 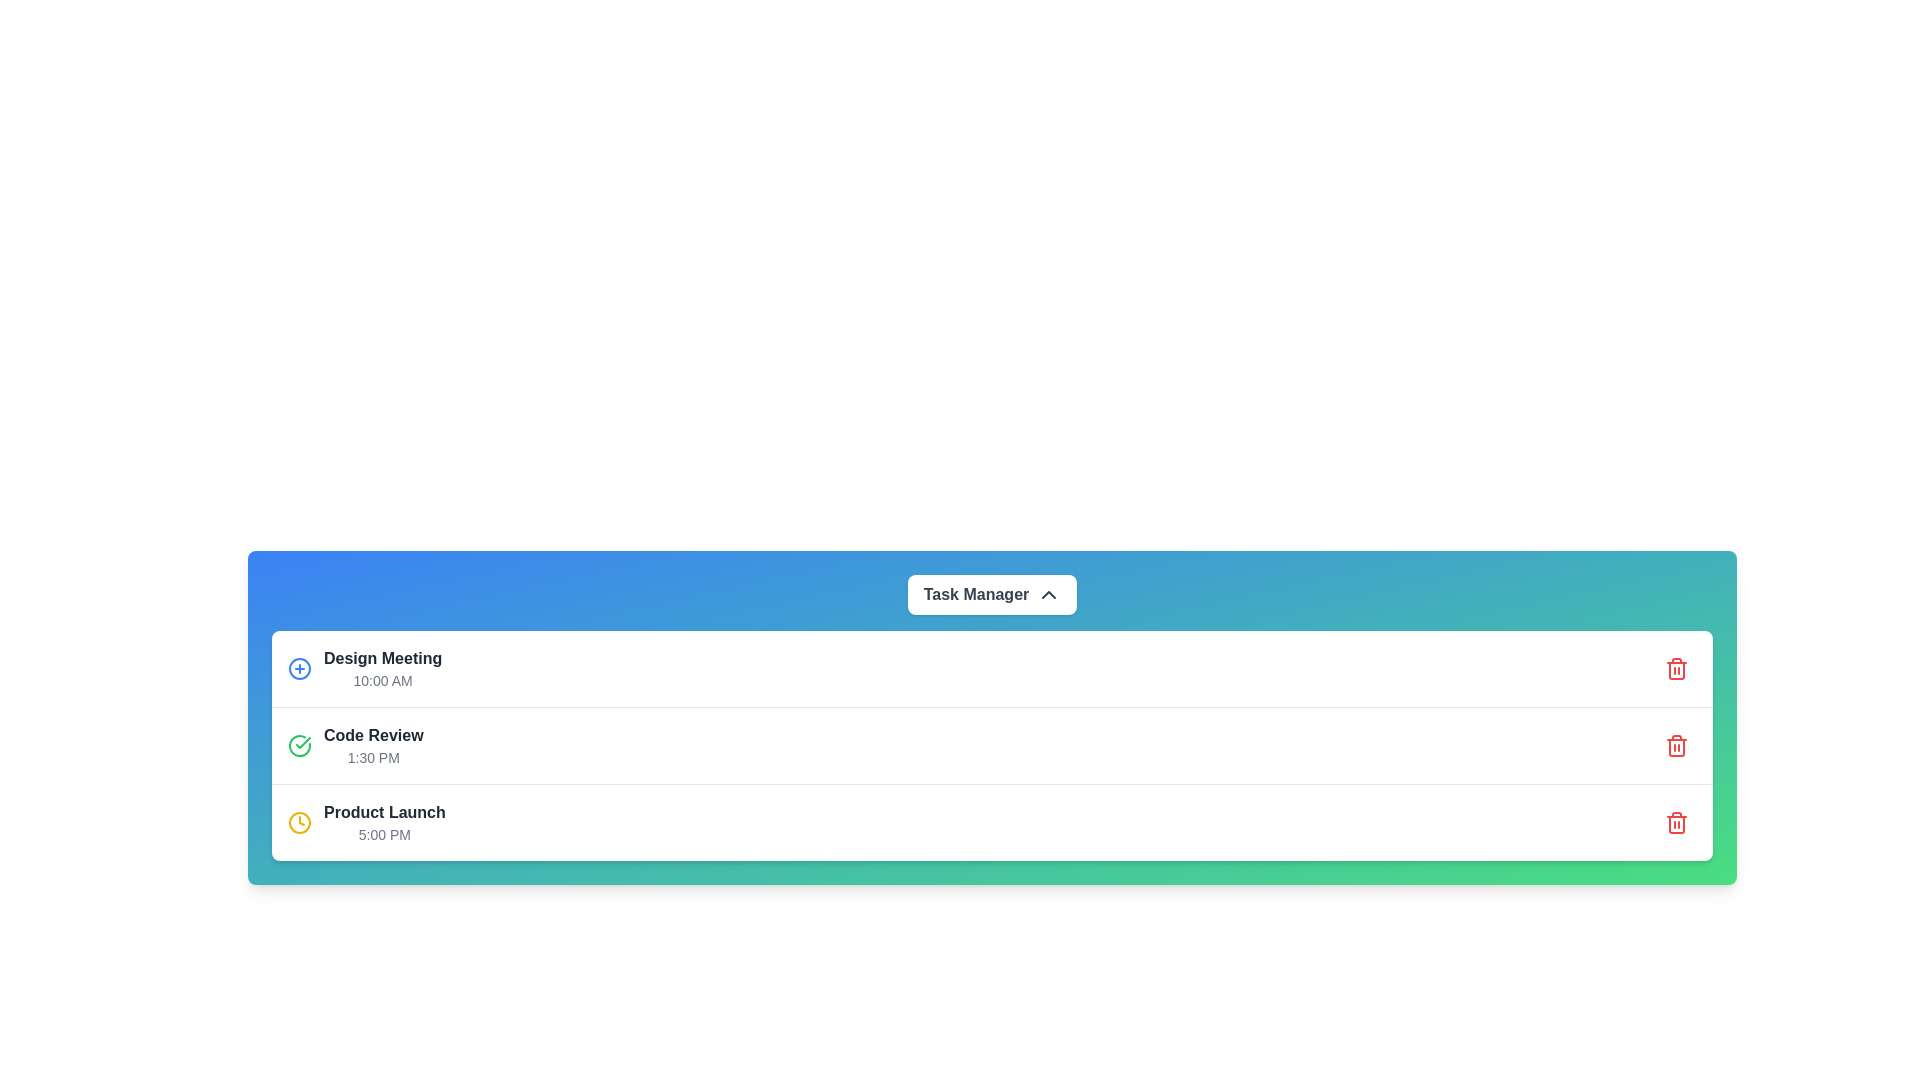 What do you see at coordinates (298, 668) in the screenshot?
I see `the circular blue outlined icon with a plus symbol located to the left of the text 'Design Meeting'` at bounding box center [298, 668].